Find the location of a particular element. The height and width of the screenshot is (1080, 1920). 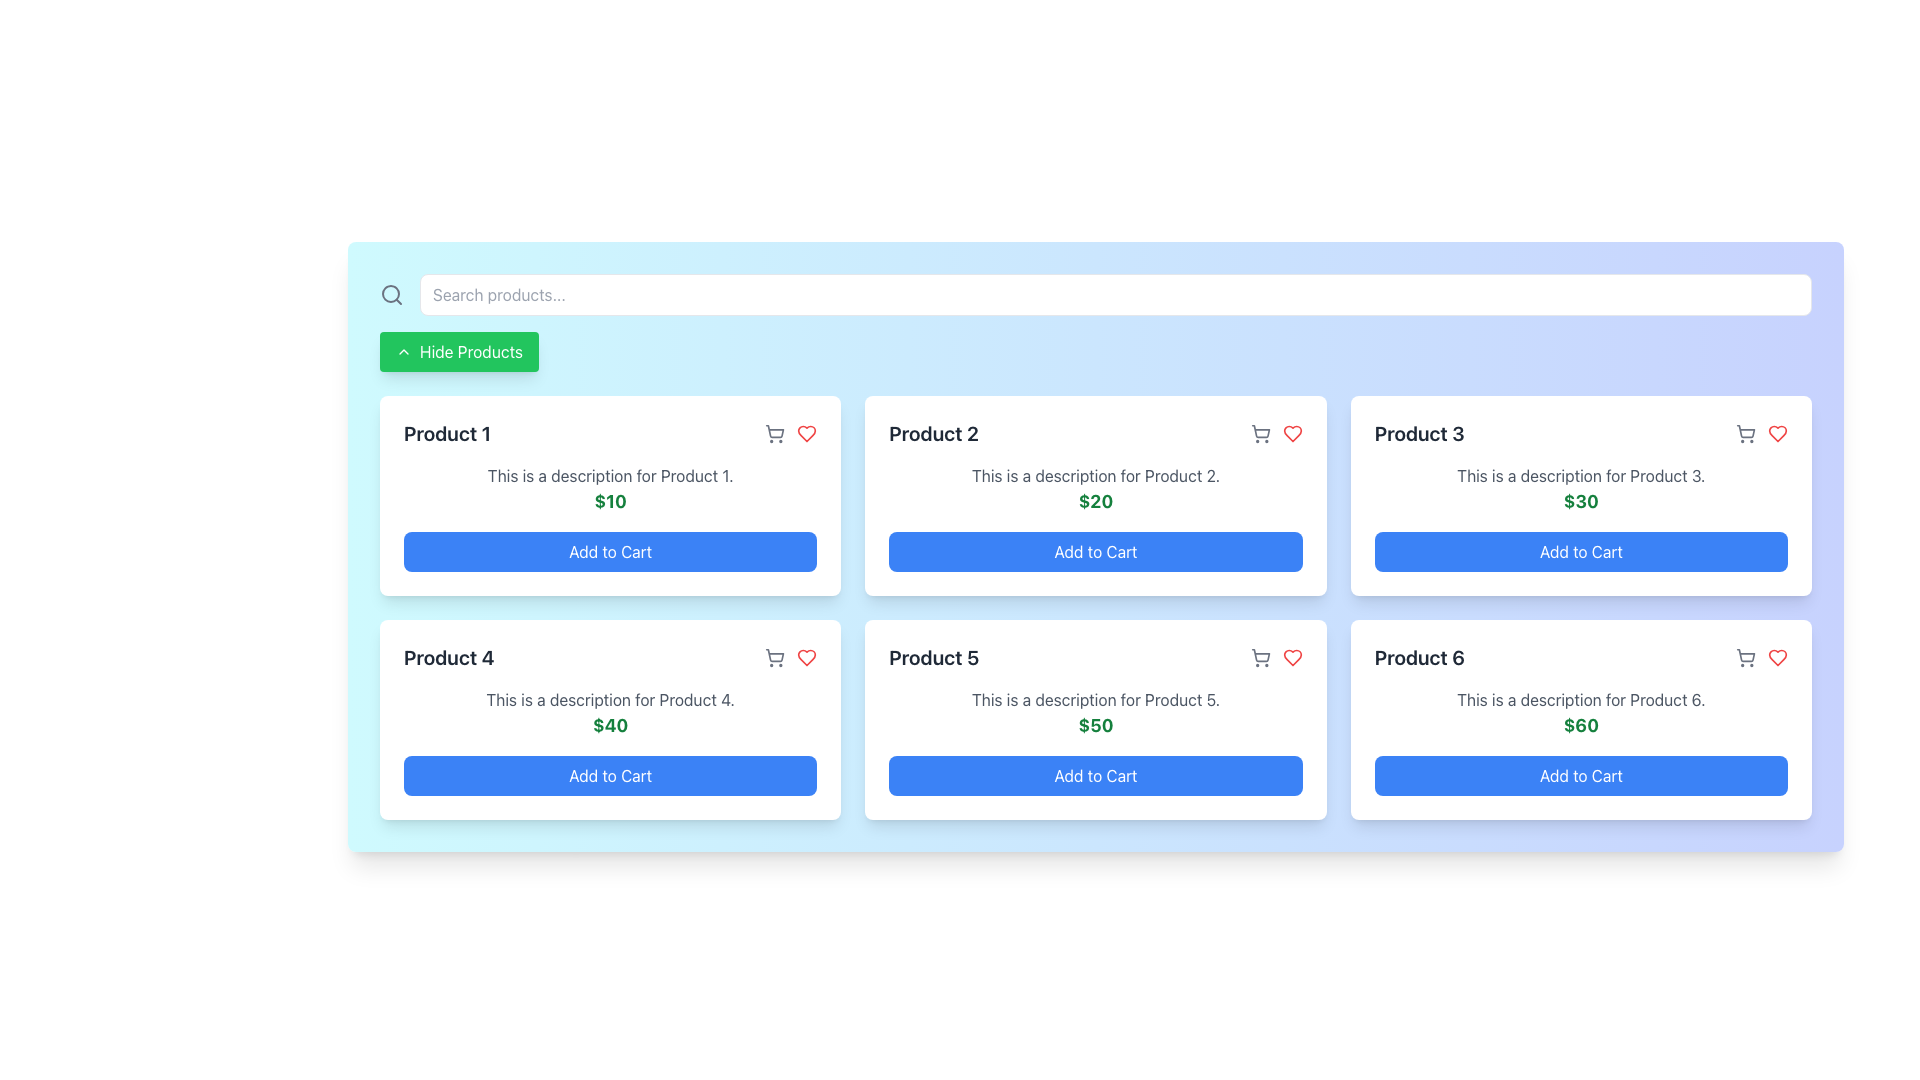

the text label for 'Product 6' located at the top-left section of the sixth product card in the grid layout, which serves as an identifier for users is located at coordinates (1418, 658).